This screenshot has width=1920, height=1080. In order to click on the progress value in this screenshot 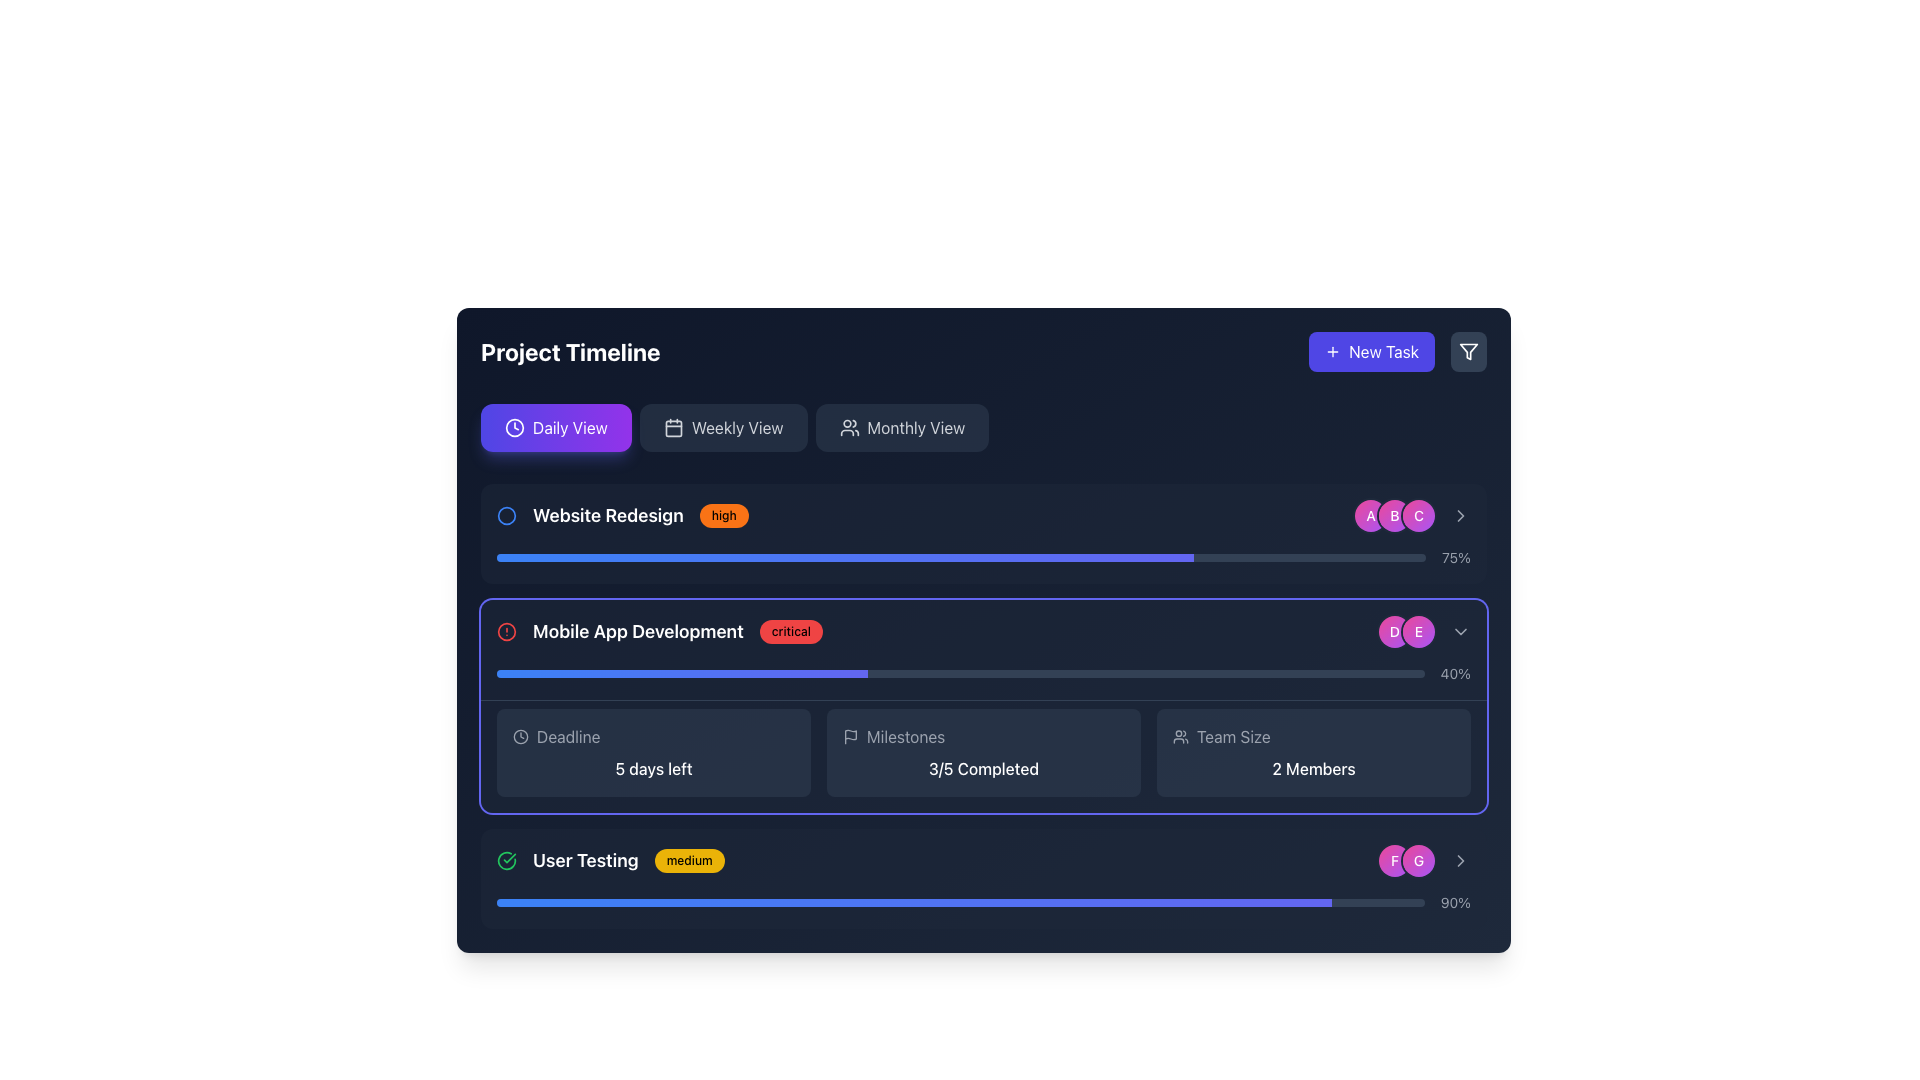, I will do `click(796, 902)`.